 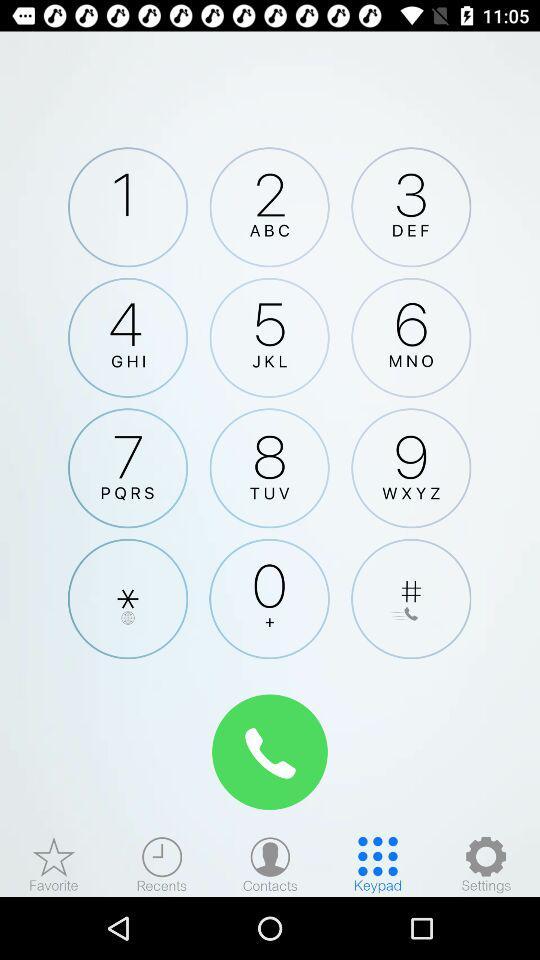 I want to click on recent phone calls, so click(x=161, y=863).